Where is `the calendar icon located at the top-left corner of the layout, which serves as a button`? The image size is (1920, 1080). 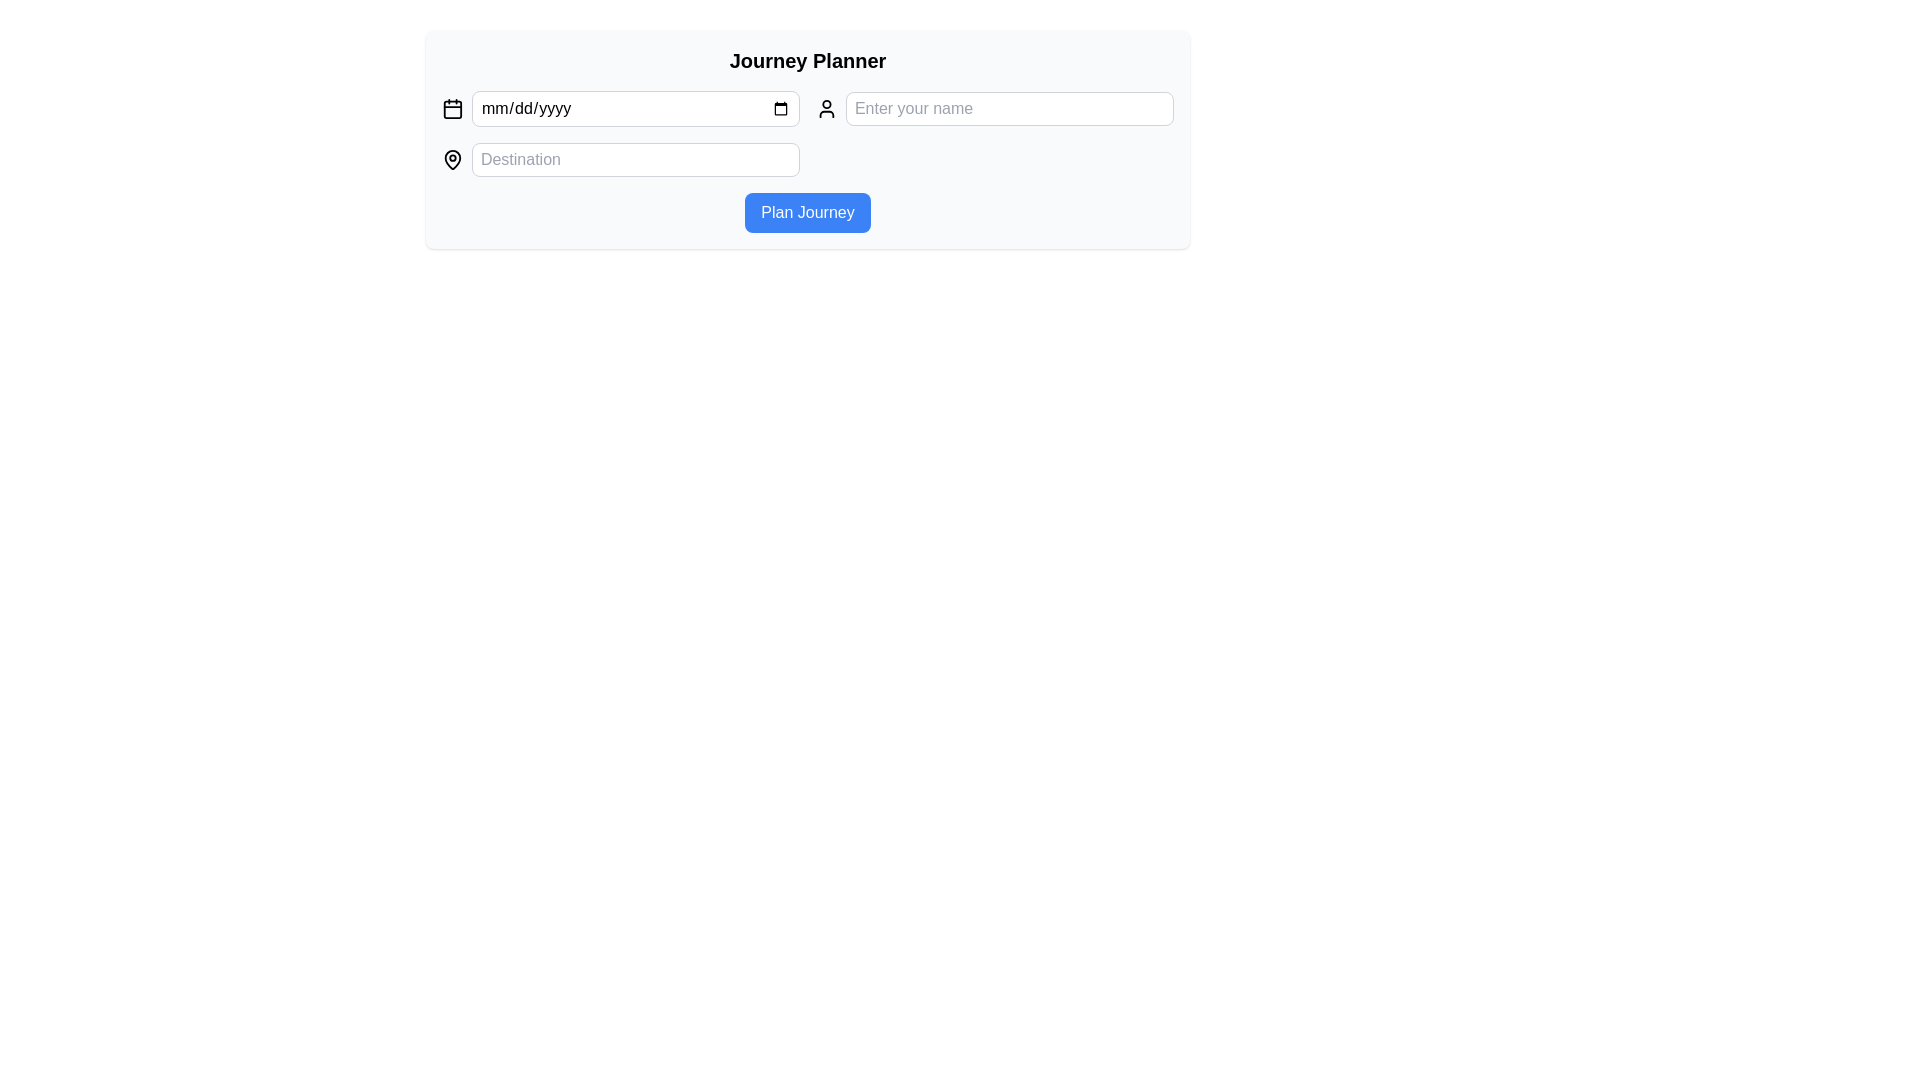 the calendar icon located at the top-left corner of the layout, which serves as a button is located at coordinates (451, 108).